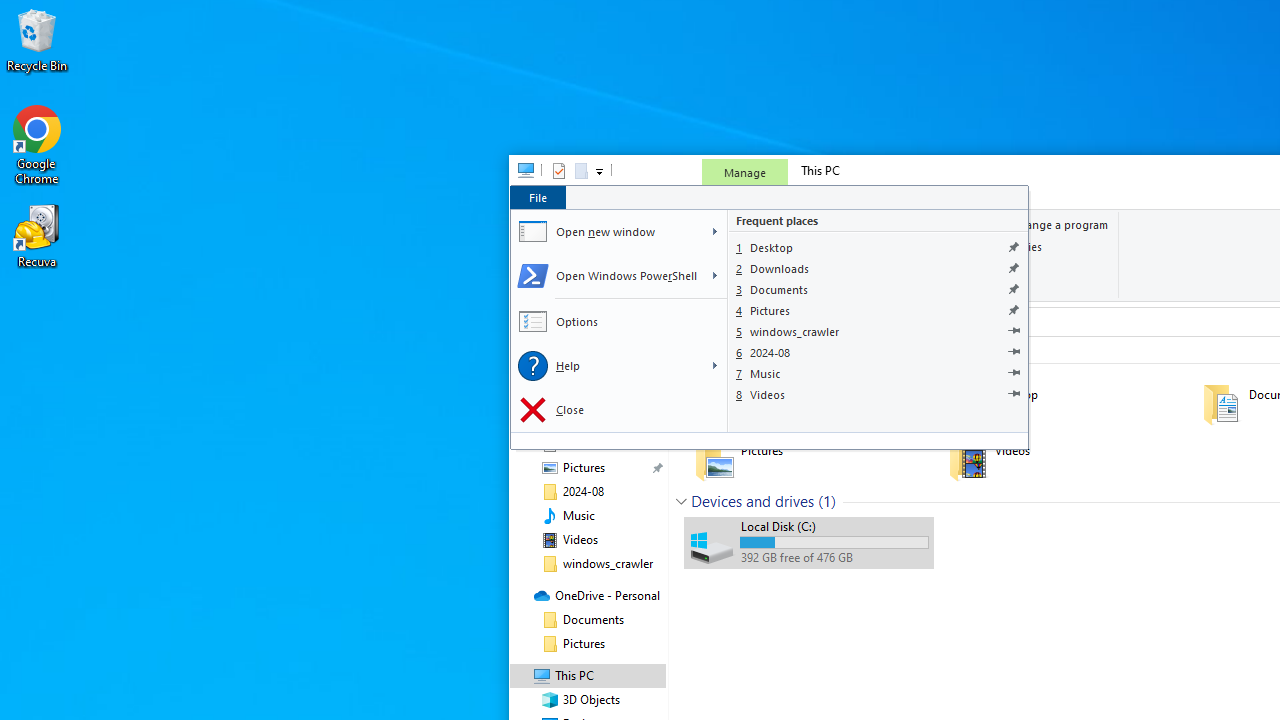 The image size is (1280, 720). Describe the element at coordinates (878, 289) in the screenshot. I see `'Documents'` at that location.